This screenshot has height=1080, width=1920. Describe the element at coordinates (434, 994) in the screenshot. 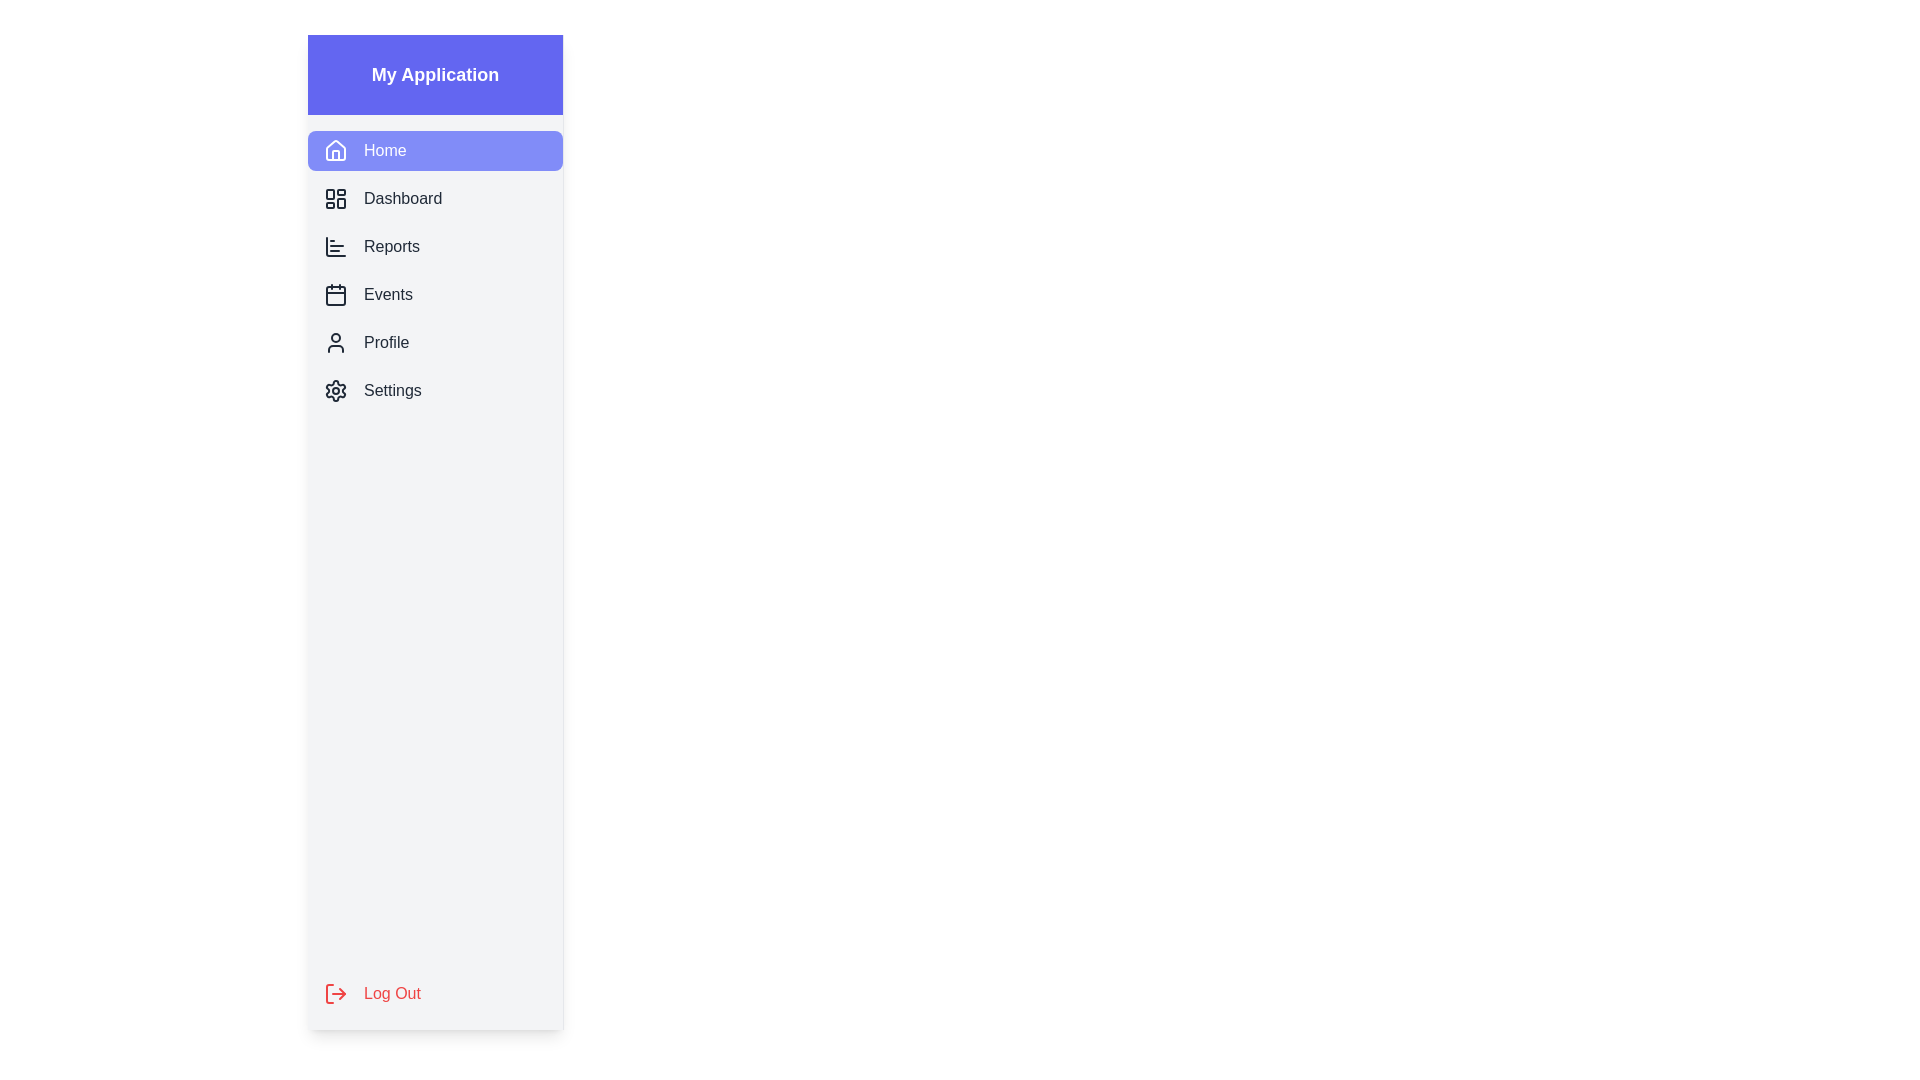

I see `the logout button located at the bottom left of the vertical sidebar` at that location.